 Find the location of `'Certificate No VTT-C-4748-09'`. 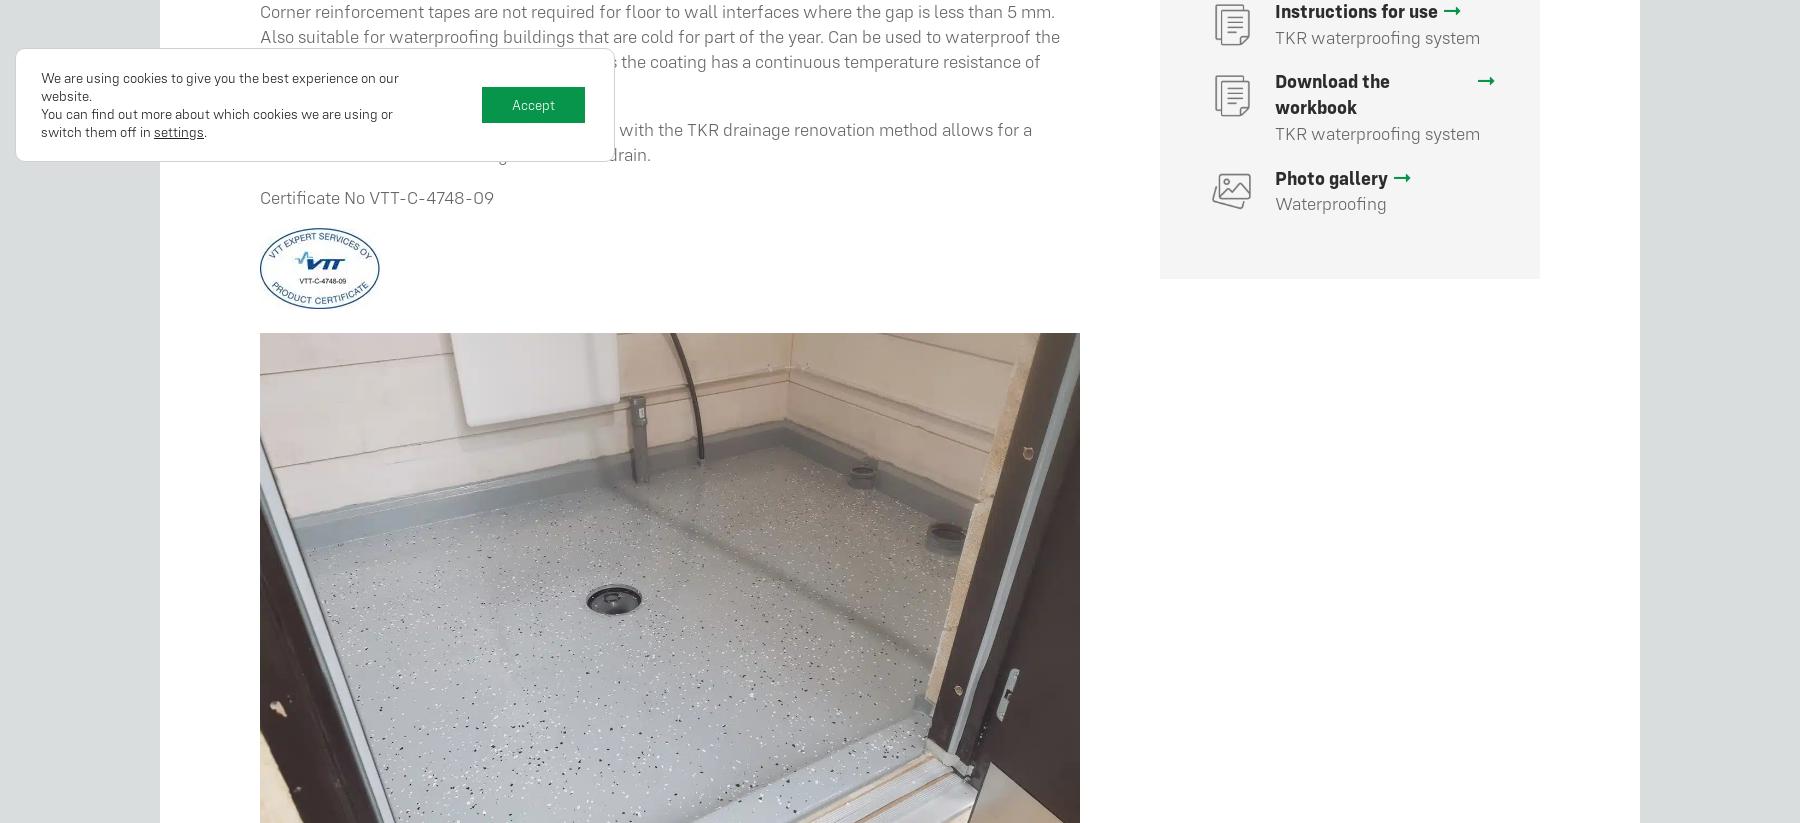

'Certificate No VTT-C-4748-09' is located at coordinates (376, 196).